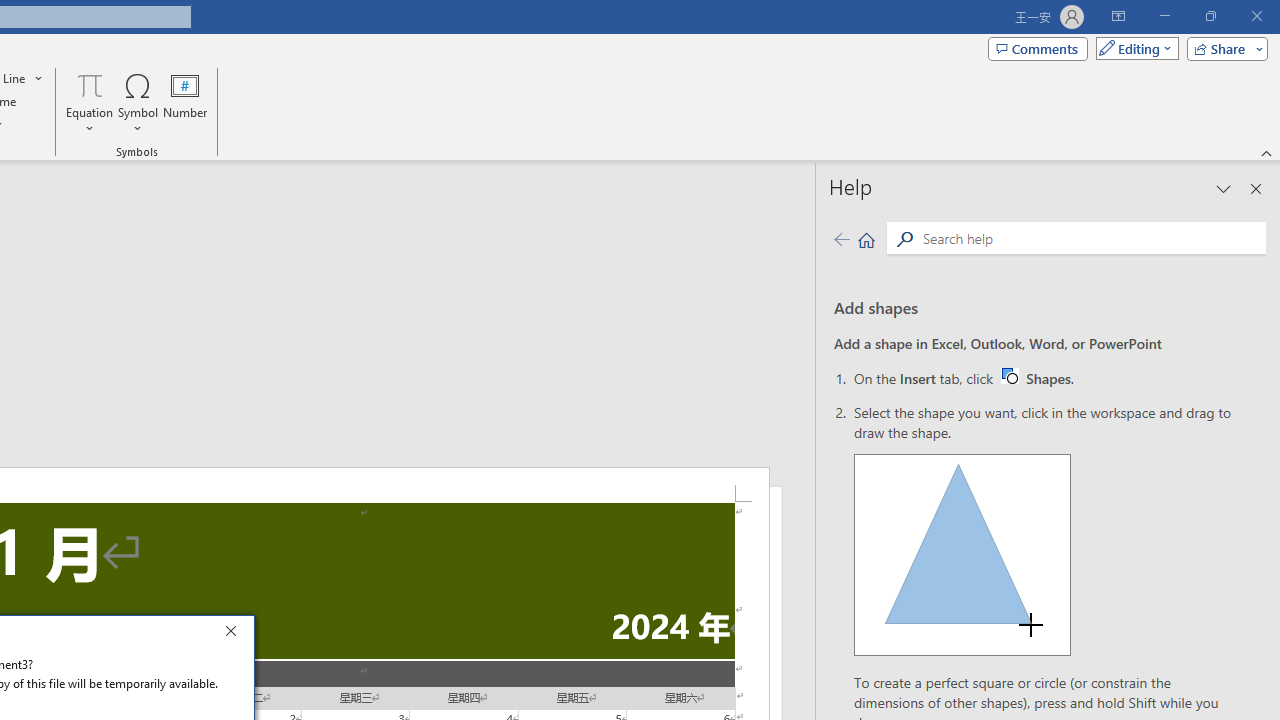 This screenshot has width=1280, height=720. What do you see at coordinates (962, 555) in the screenshot?
I see `'Drawing a shape'` at bounding box center [962, 555].